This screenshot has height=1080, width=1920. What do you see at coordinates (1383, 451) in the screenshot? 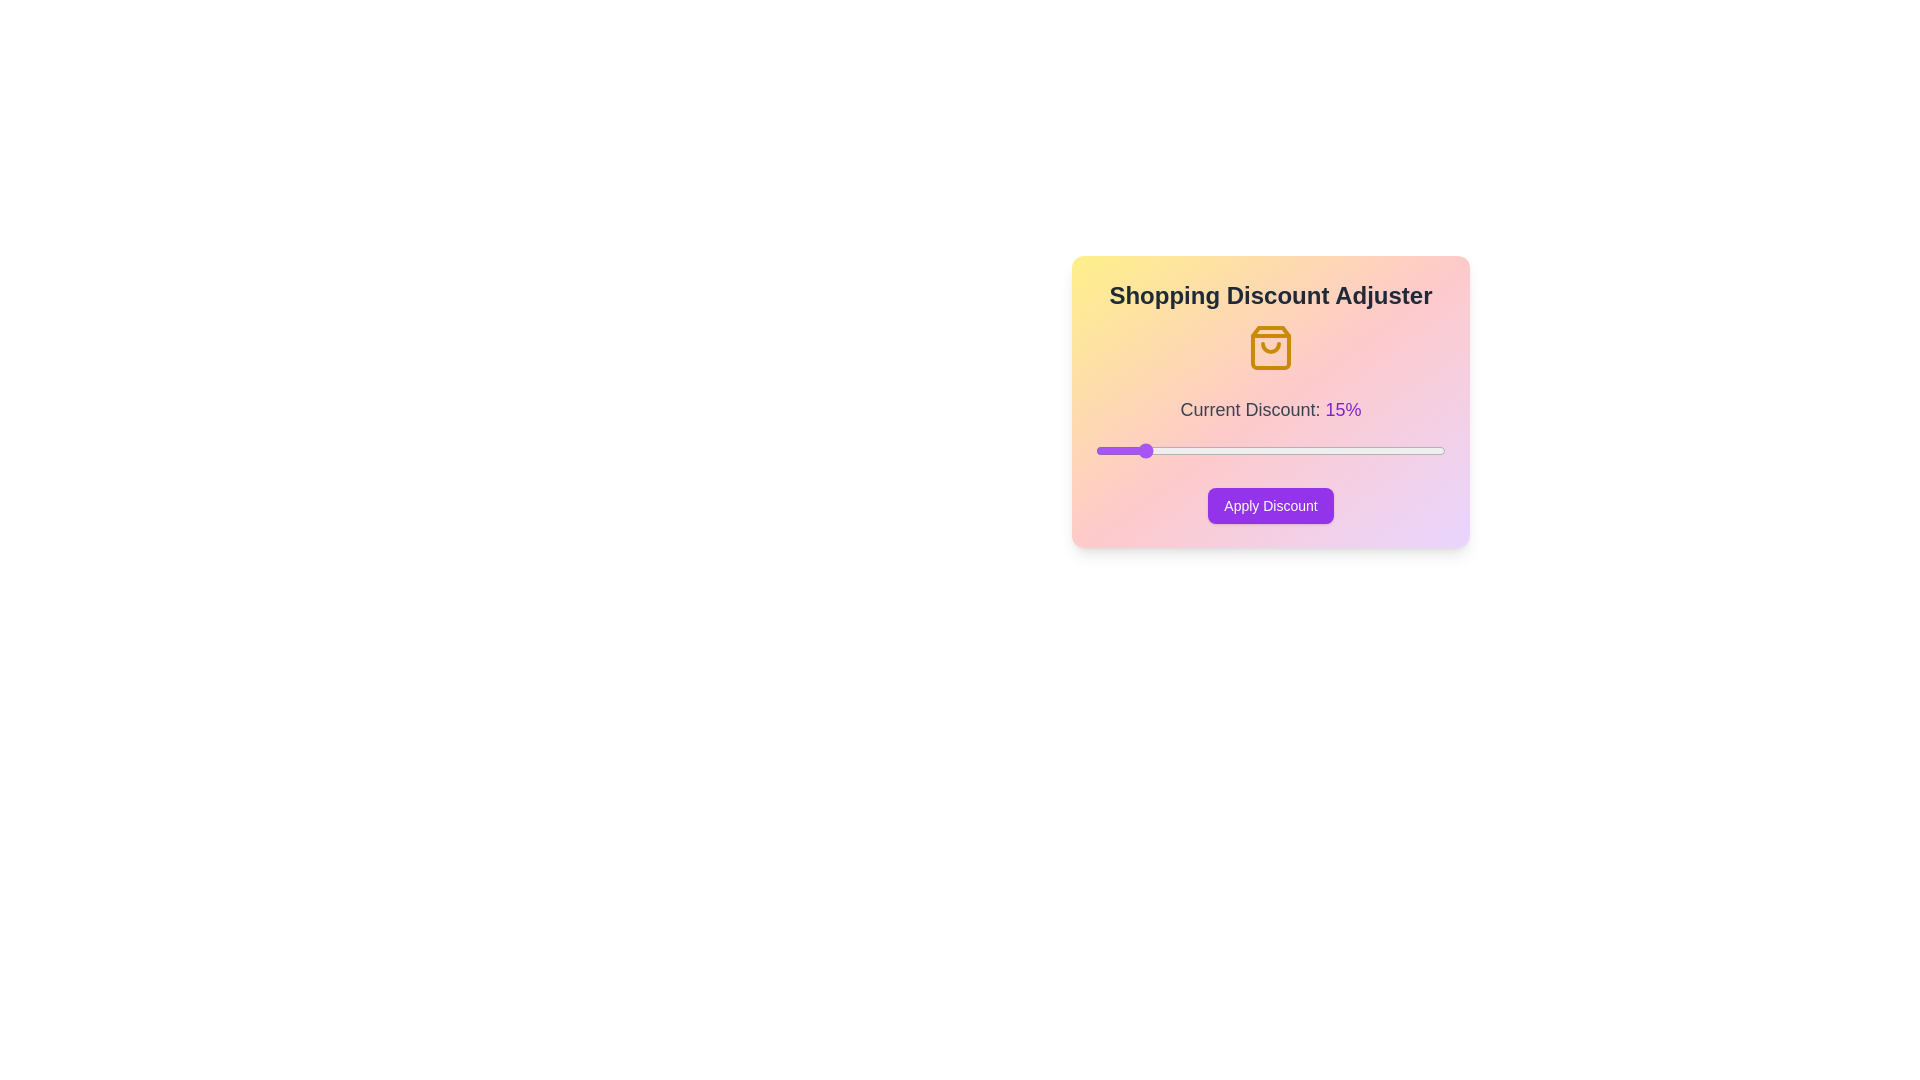
I see `the discount slider to set the discount percentage to 43` at bounding box center [1383, 451].